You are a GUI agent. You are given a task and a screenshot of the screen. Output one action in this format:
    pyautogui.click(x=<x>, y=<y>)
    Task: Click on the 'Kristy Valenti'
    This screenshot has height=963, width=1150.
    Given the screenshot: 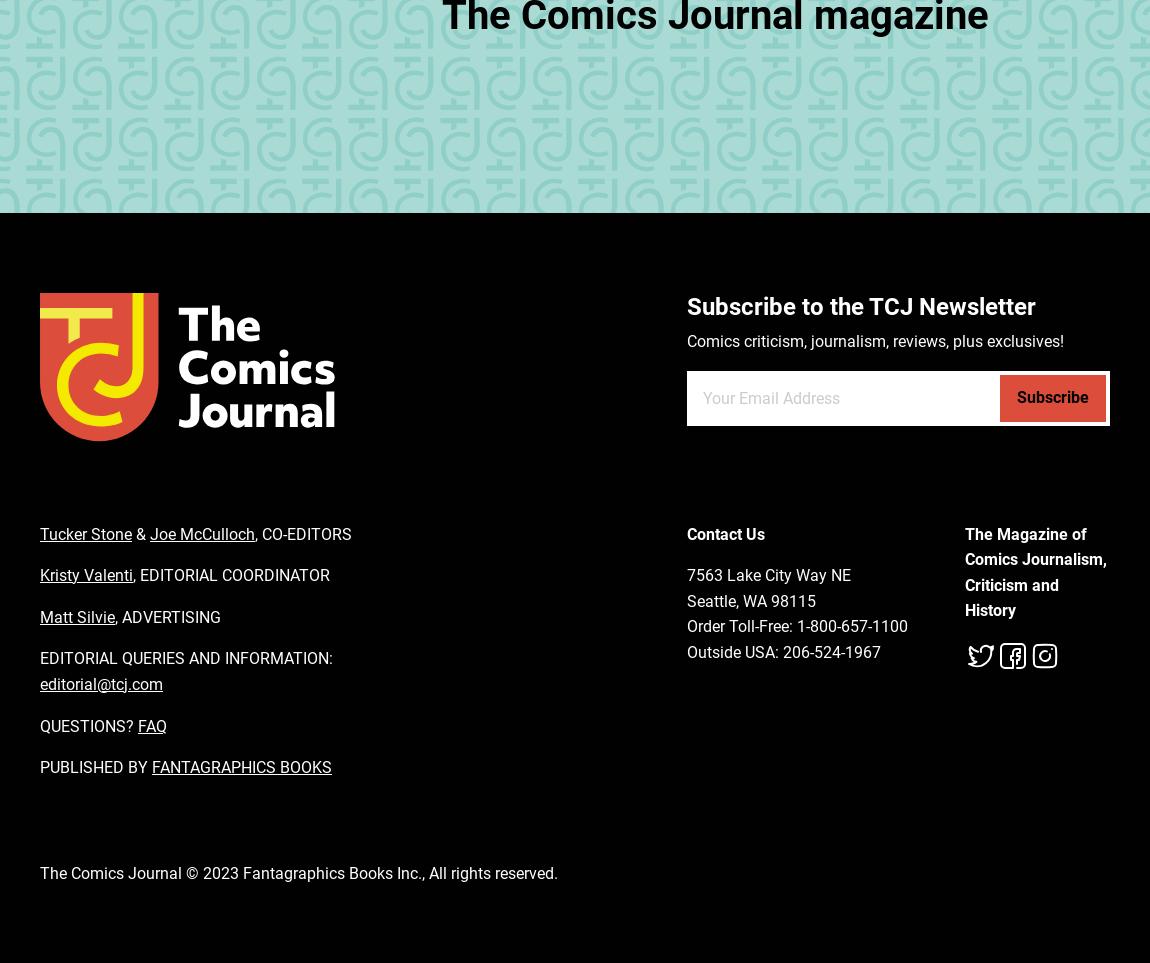 What is the action you would take?
    pyautogui.click(x=39, y=575)
    